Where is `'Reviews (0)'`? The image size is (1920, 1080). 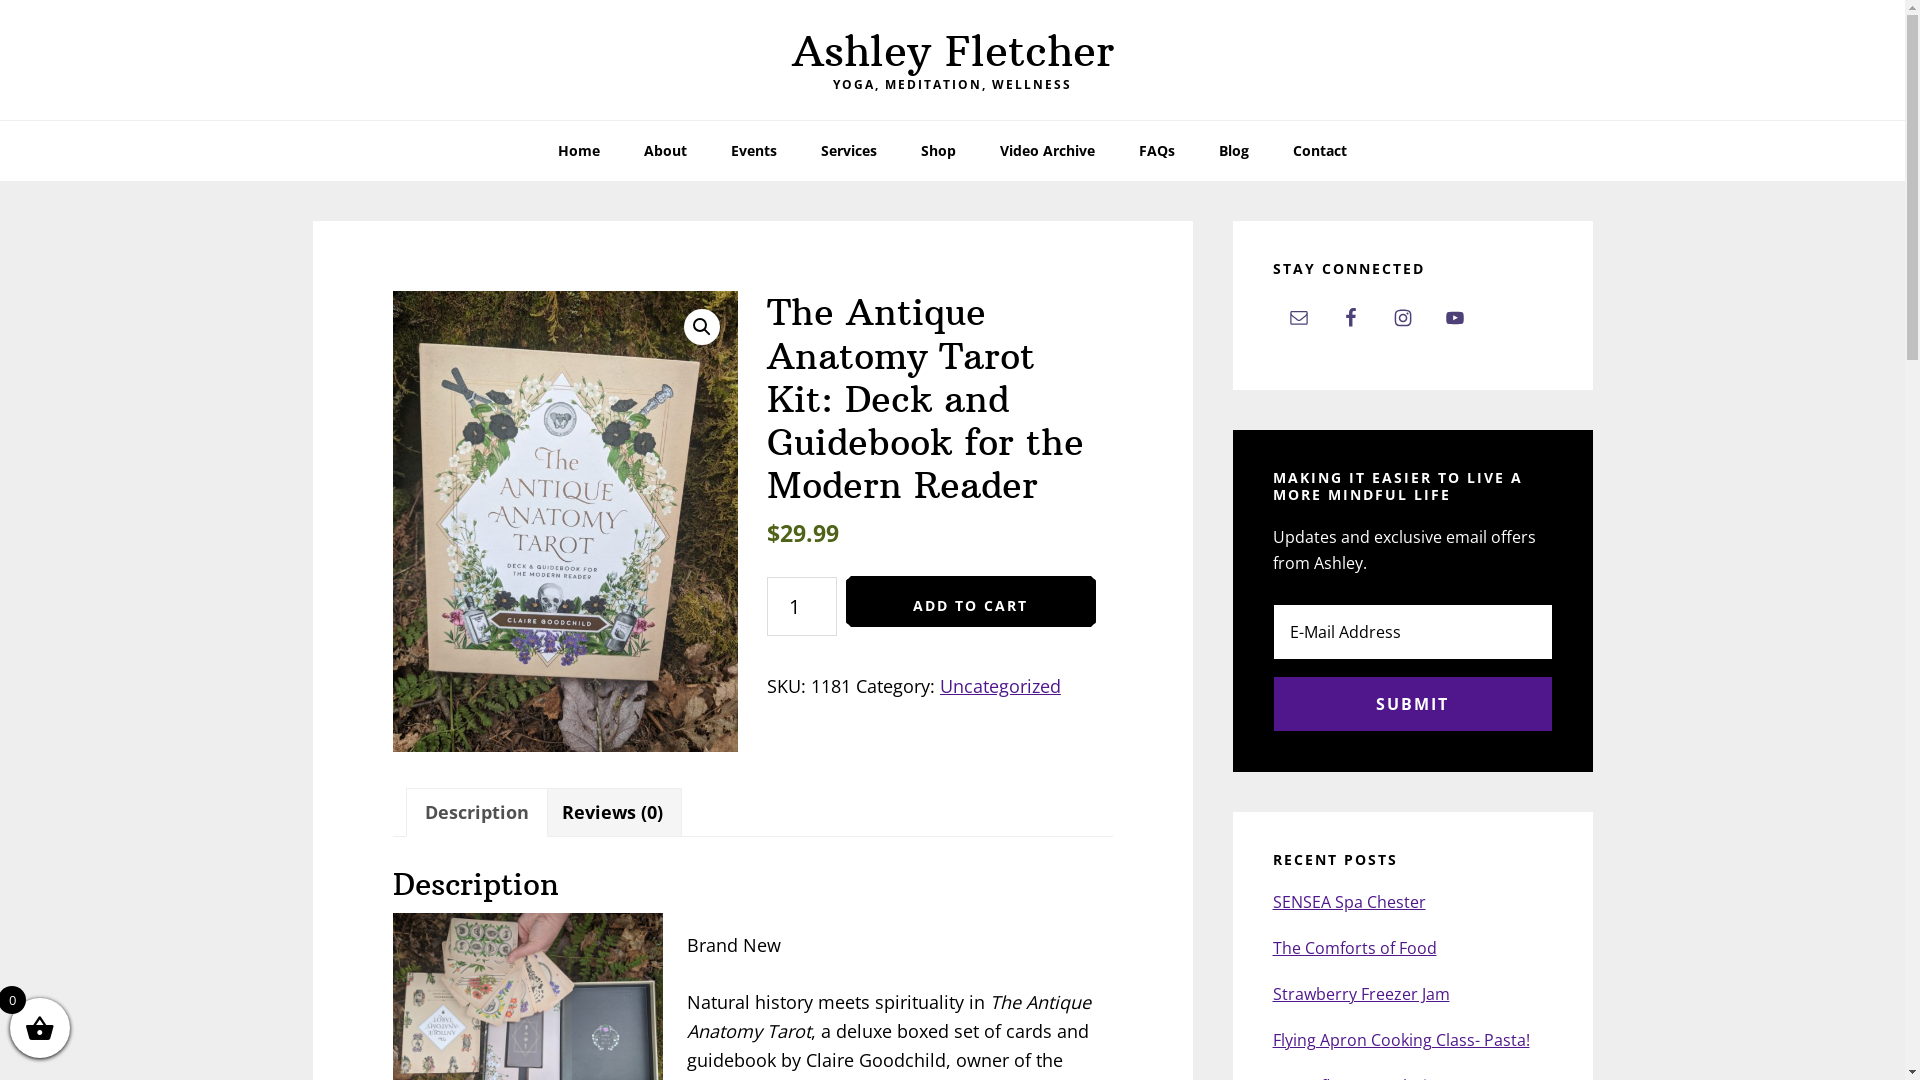 'Reviews (0)' is located at coordinates (611, 812).